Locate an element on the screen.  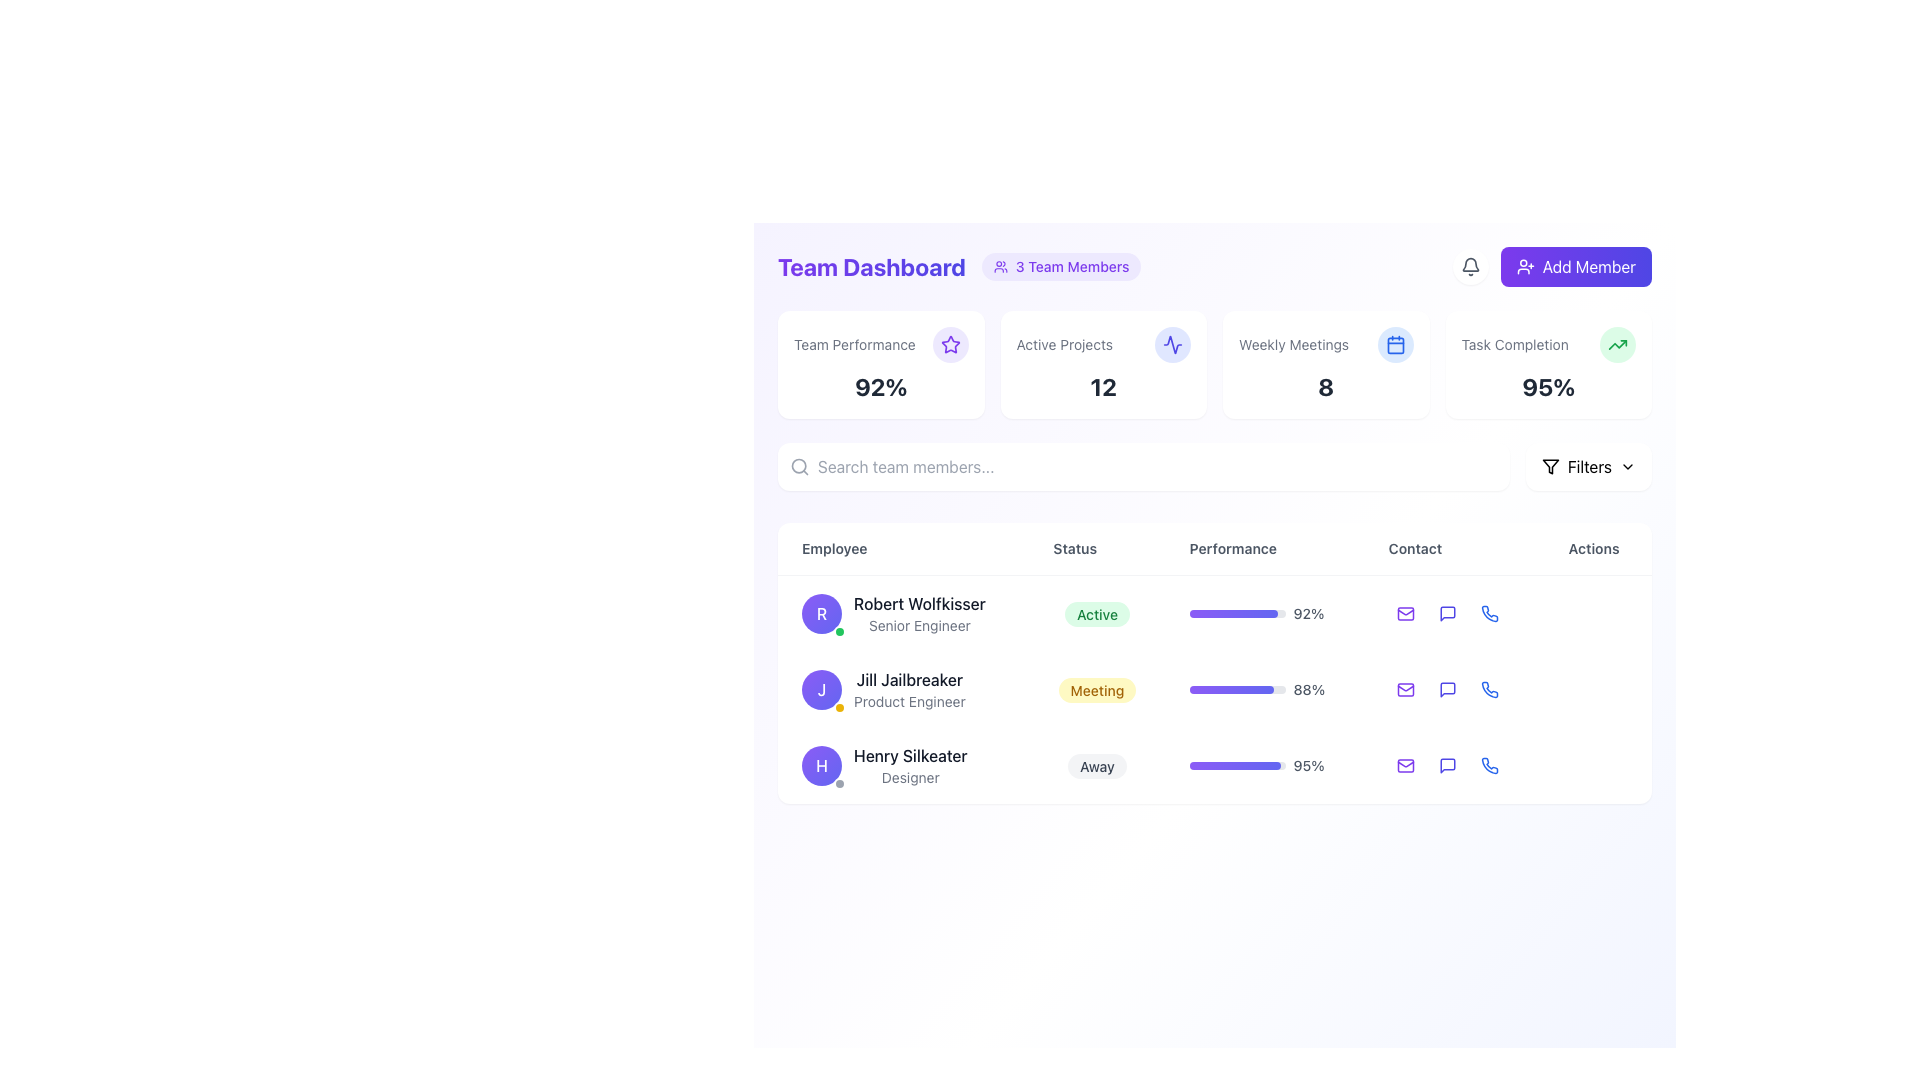
the Text Display (Multi-line) element that shows the name and job title of an individual in the first row under the 'Employee' column in the Team Dashboard is located at coordinates (918, 612).